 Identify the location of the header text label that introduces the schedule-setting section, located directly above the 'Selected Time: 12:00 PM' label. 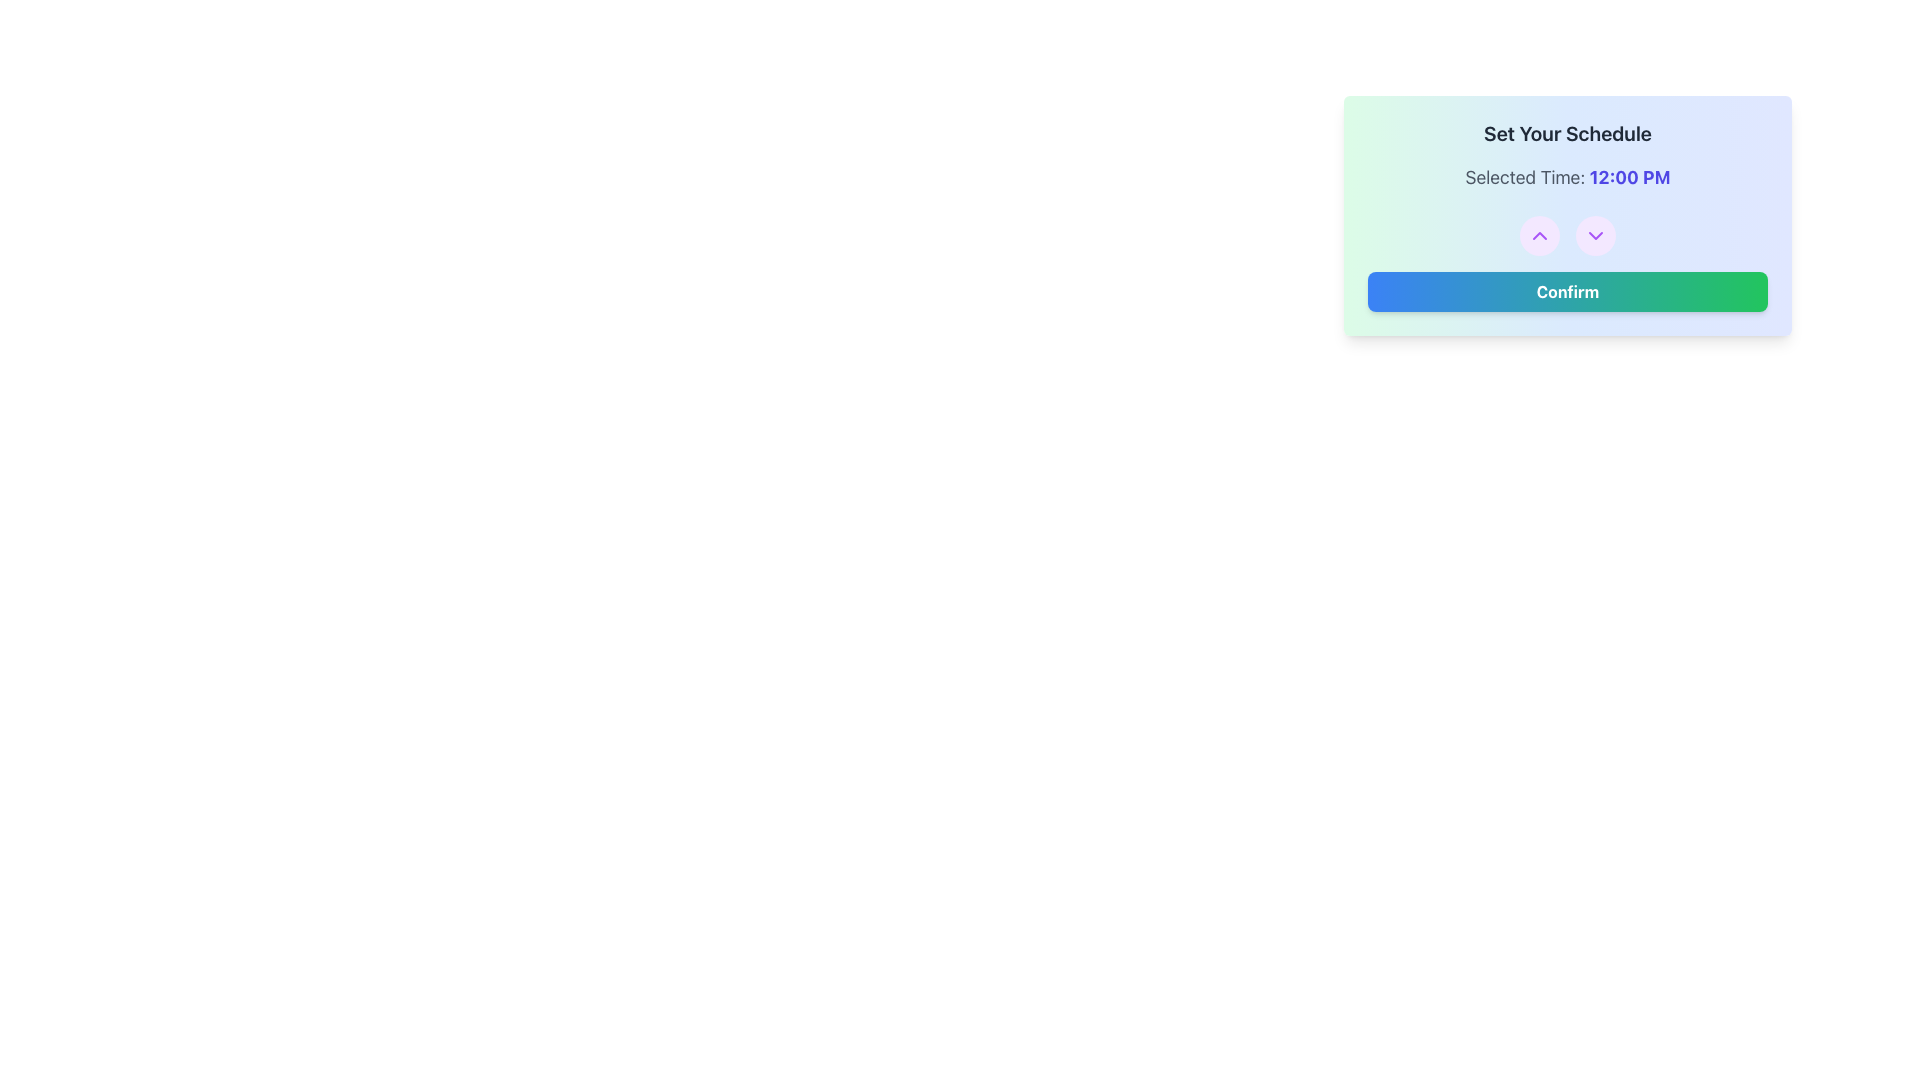
(1567, 134).